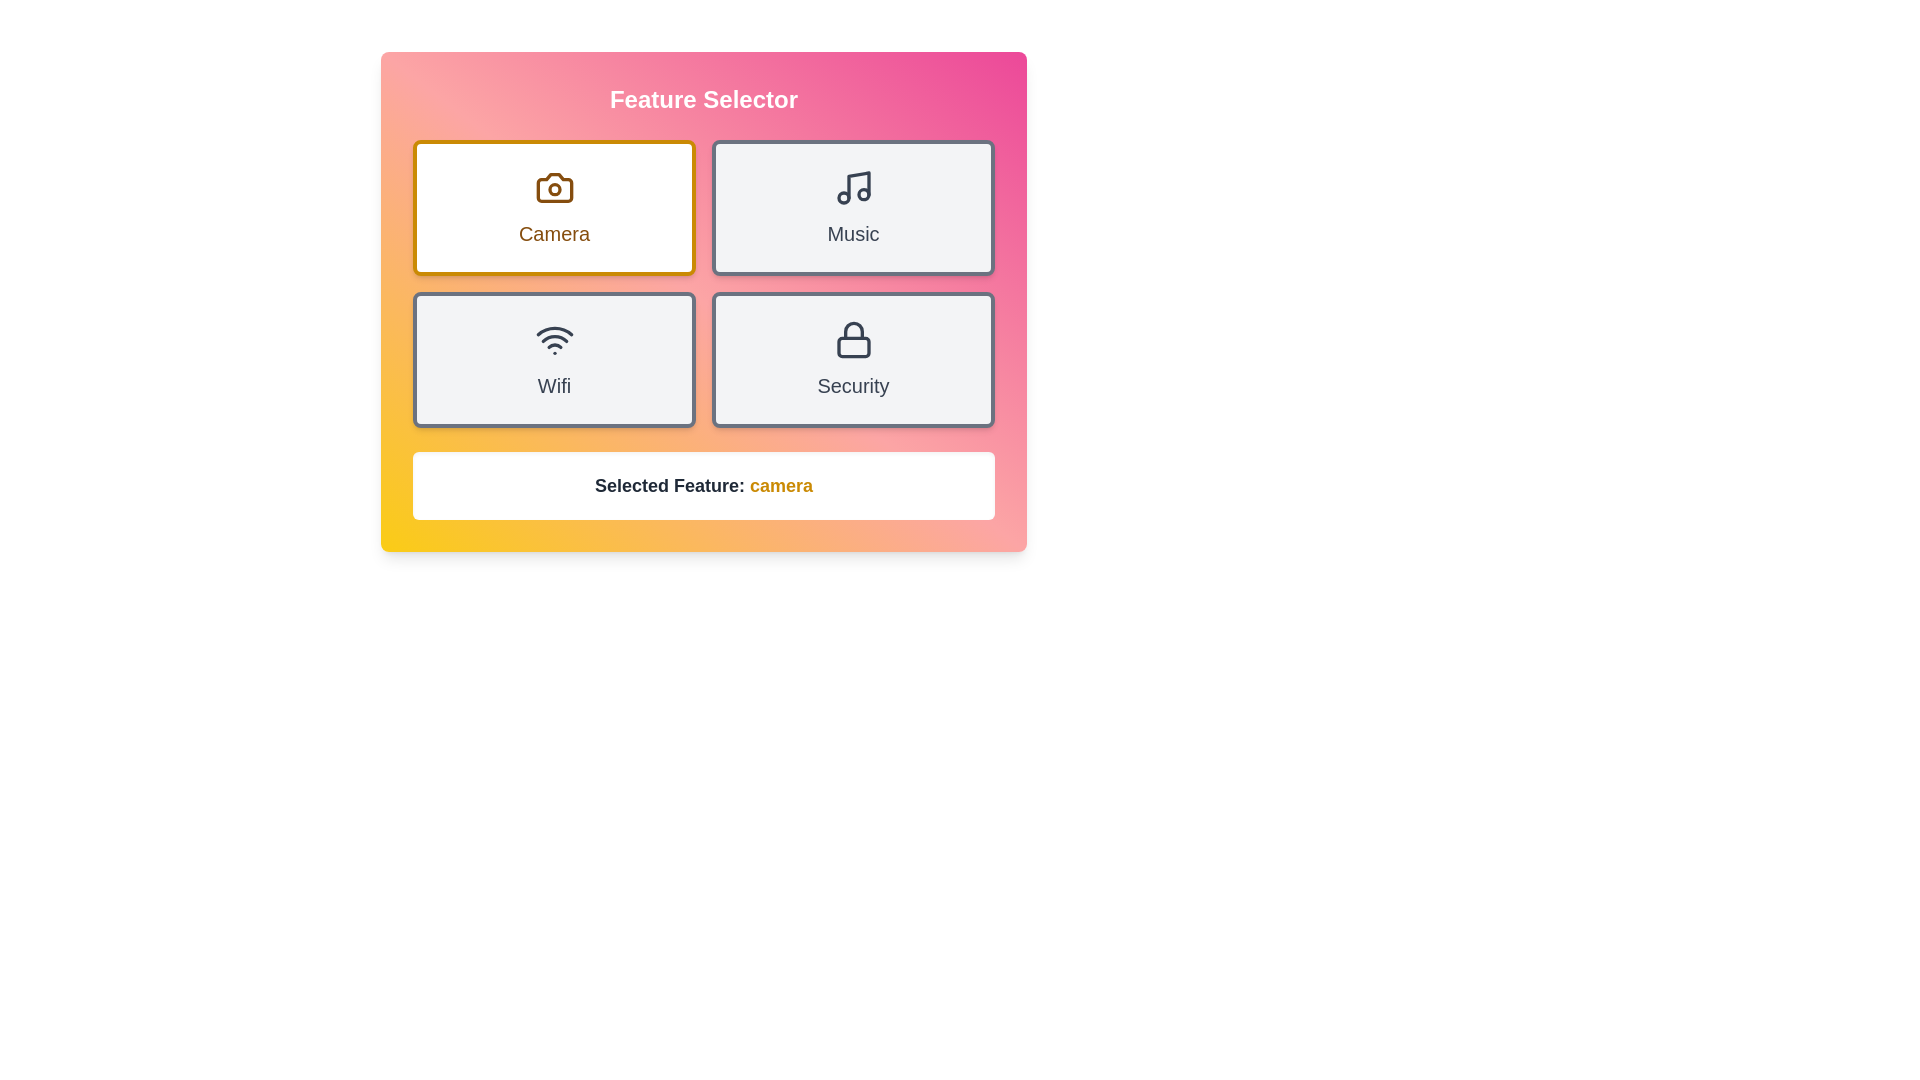  What do you see at coordinates (554, 189) in the screenshot?
I see `the camera lens graphical UI component, which is located at the center of the camera icon in the top-left section of the feature selector grid` at bounding box center [554, 189].